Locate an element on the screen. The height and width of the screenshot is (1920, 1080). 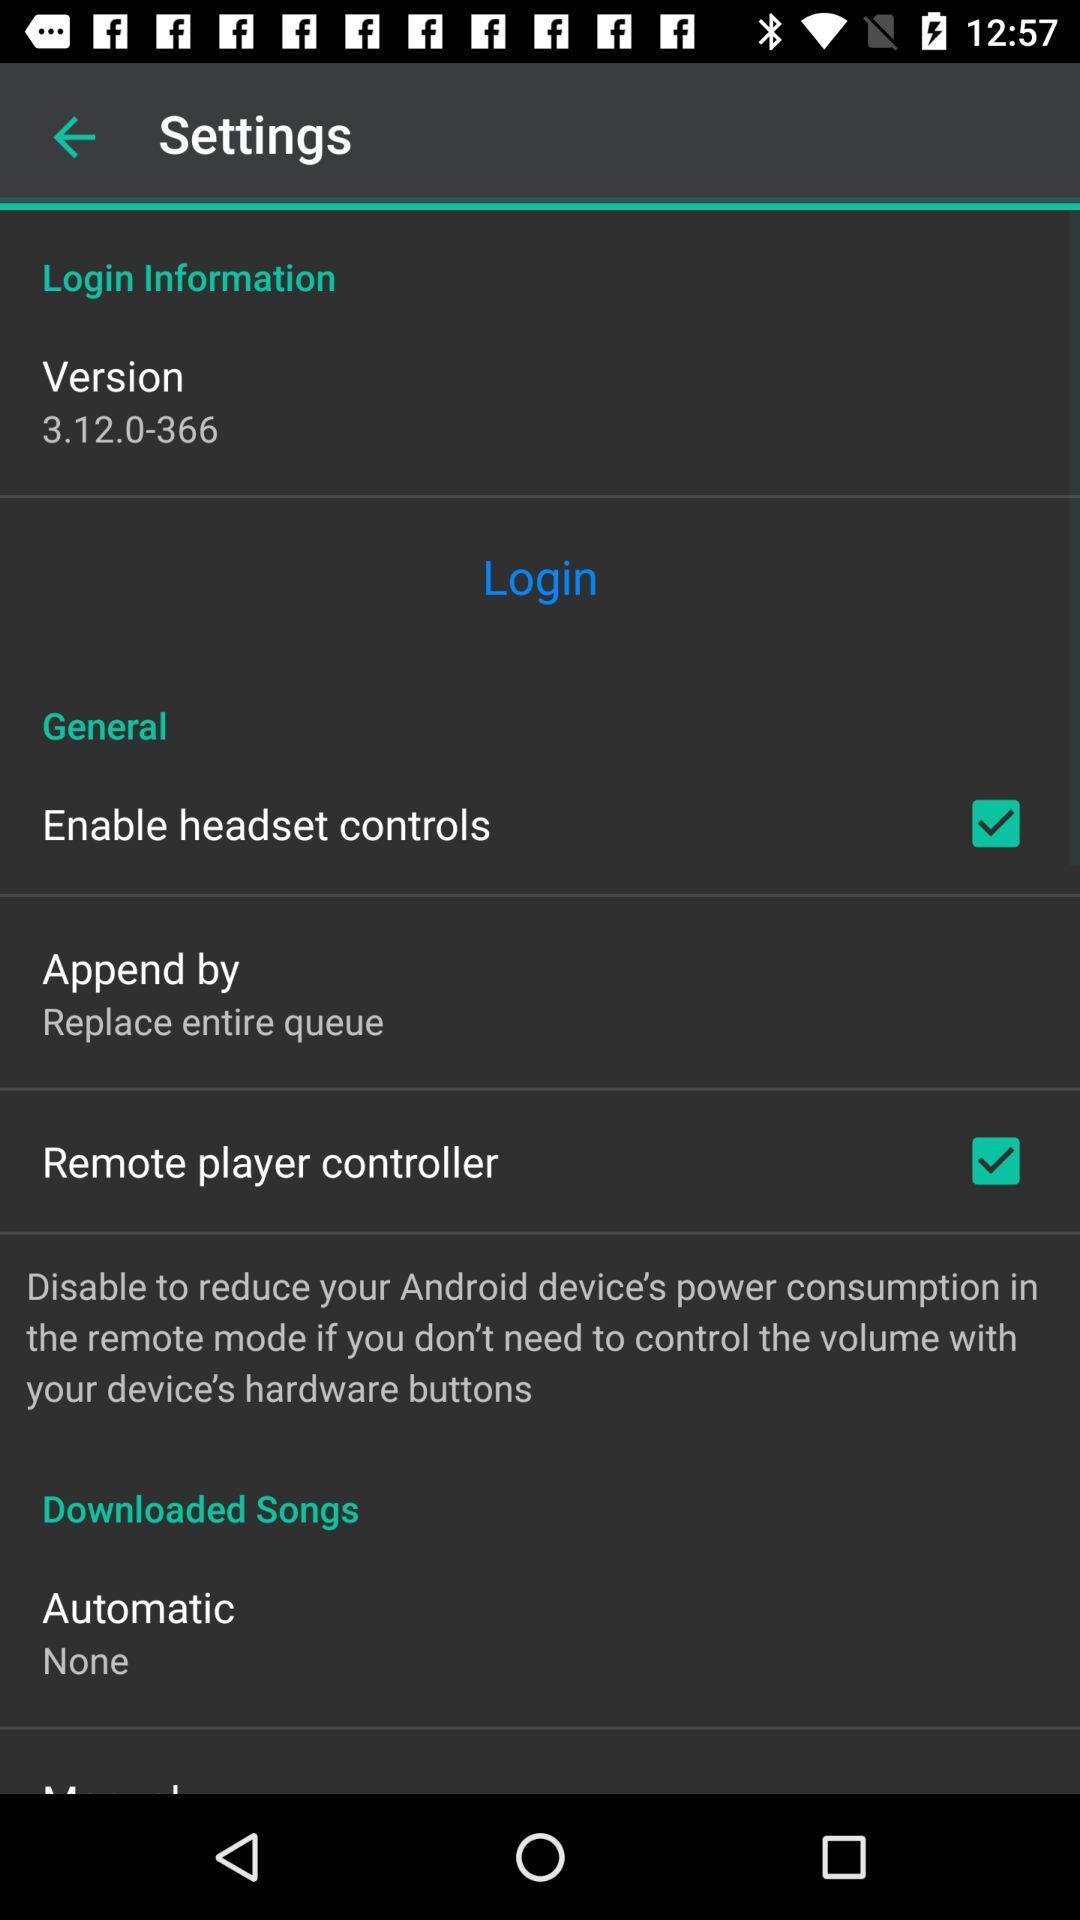
the icon above append by item is located at coordinates (265, 823).